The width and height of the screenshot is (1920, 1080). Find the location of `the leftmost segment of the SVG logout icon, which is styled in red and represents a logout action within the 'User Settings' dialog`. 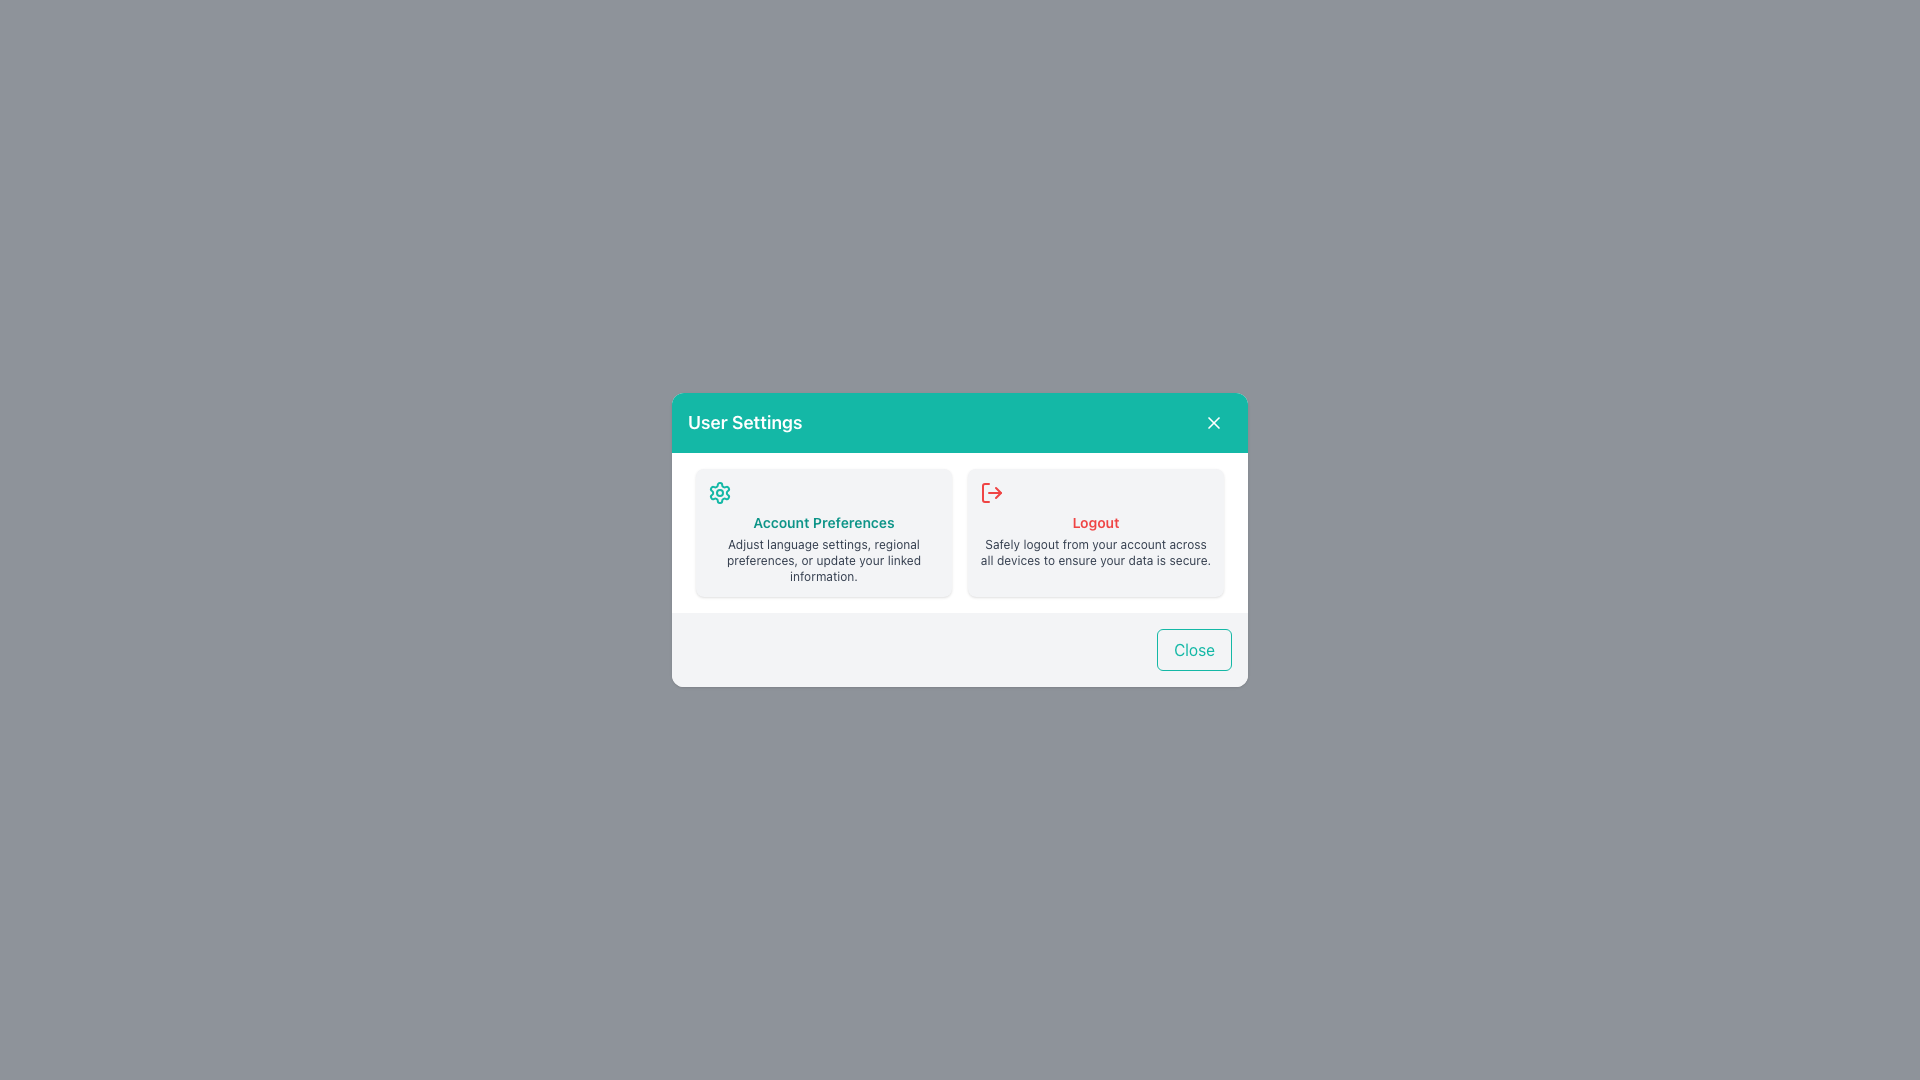

the leftmost segment of the SVG logout icon, which is styled in red and represents a logout action within the 'User Settings' dialog is located at coordinates (985, 493).